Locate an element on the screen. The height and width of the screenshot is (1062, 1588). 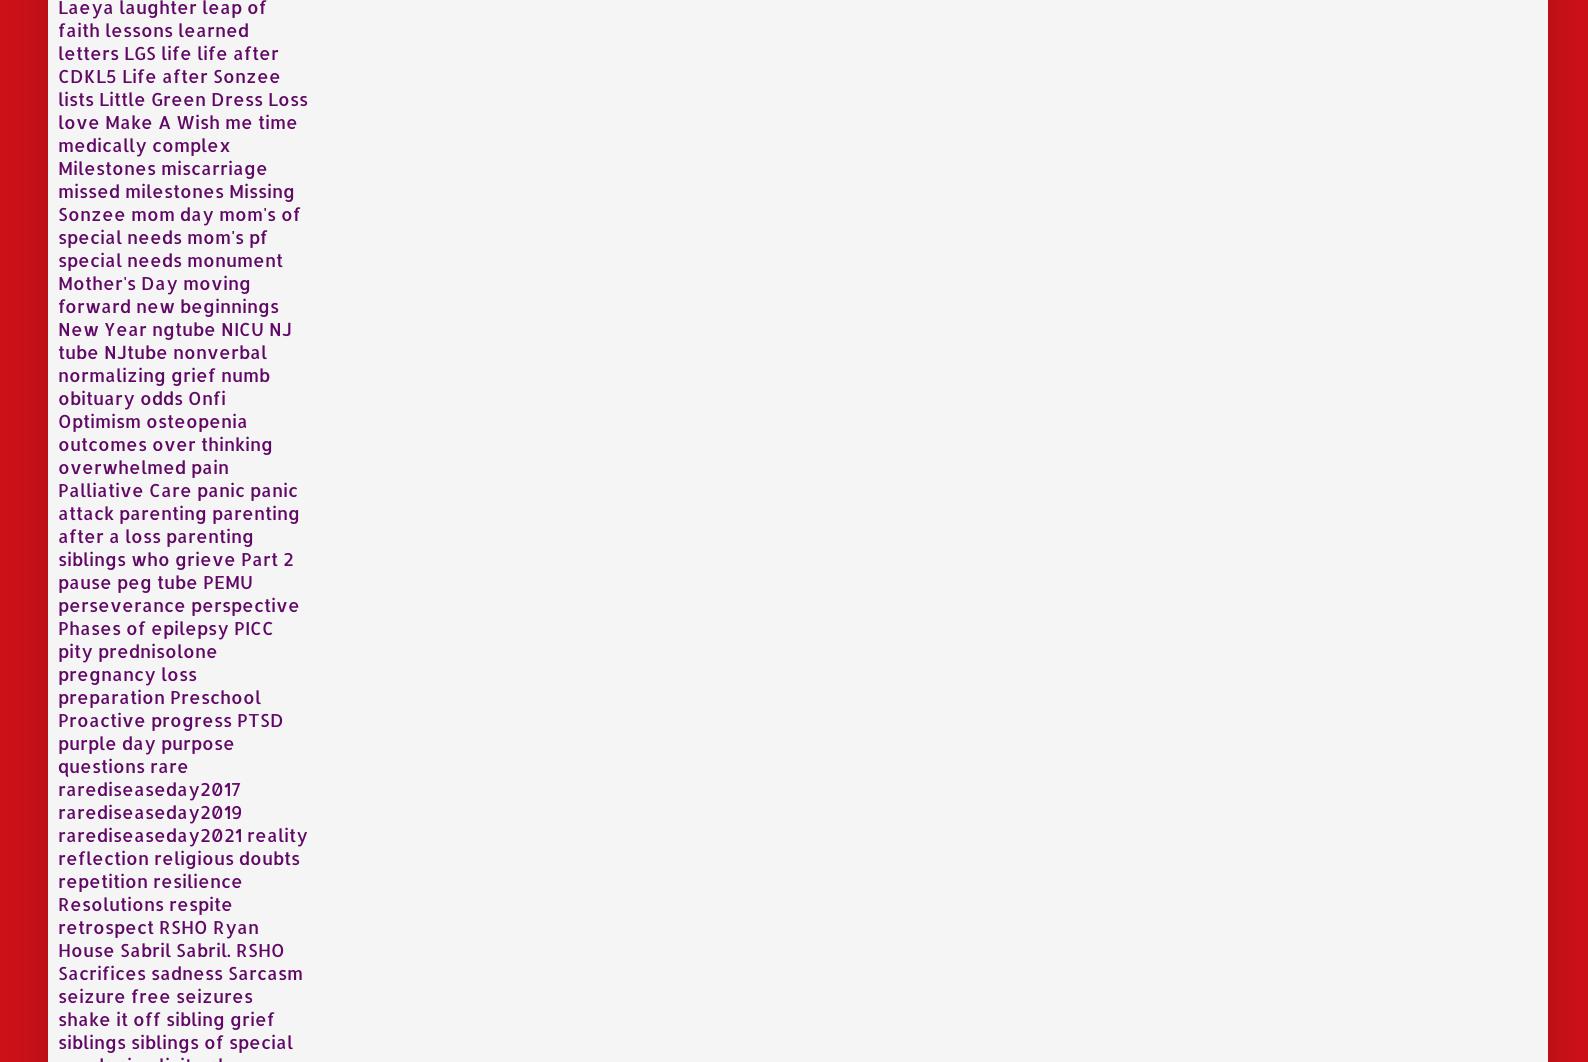
'rarediseaseday2021' is located at coordinates (149, 832).